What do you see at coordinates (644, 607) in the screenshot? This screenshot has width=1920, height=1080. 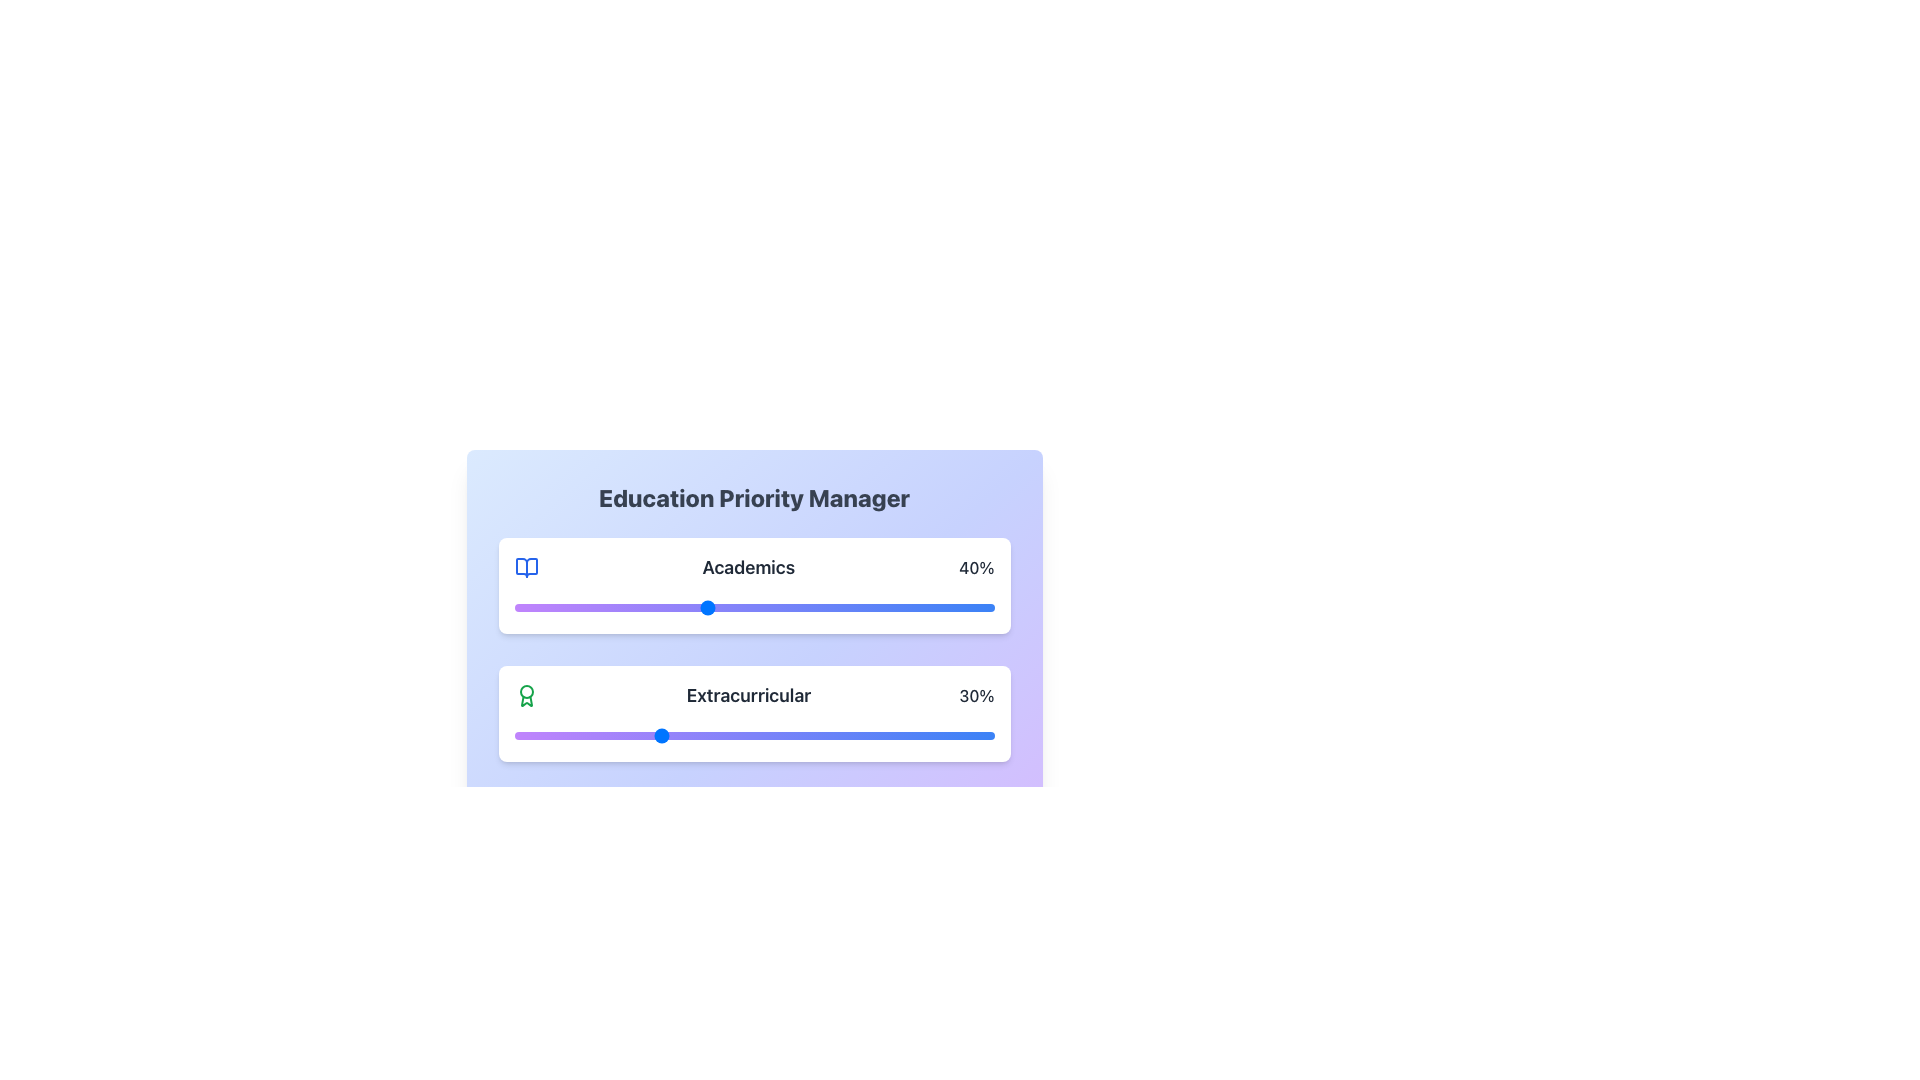 I see `the slider value` at bounding box center [644, 607].